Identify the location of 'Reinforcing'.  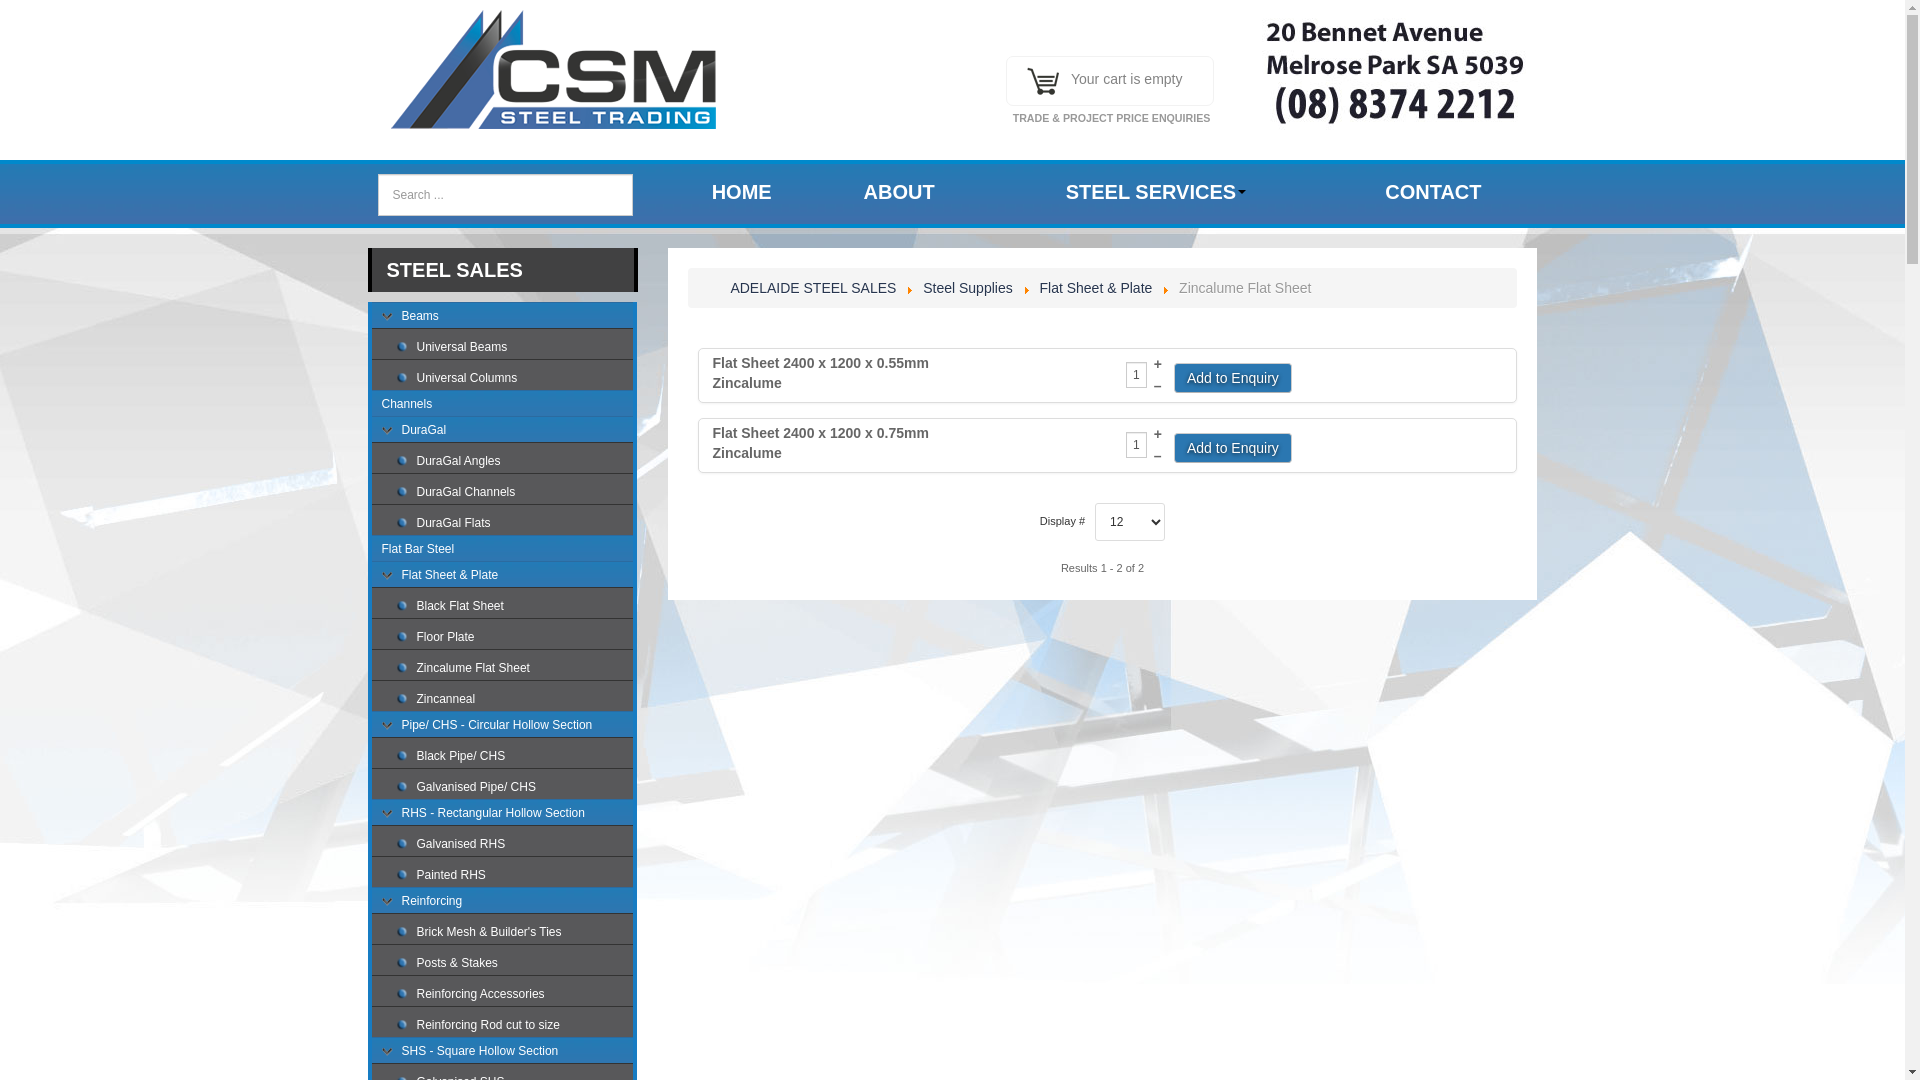
(503, 902).